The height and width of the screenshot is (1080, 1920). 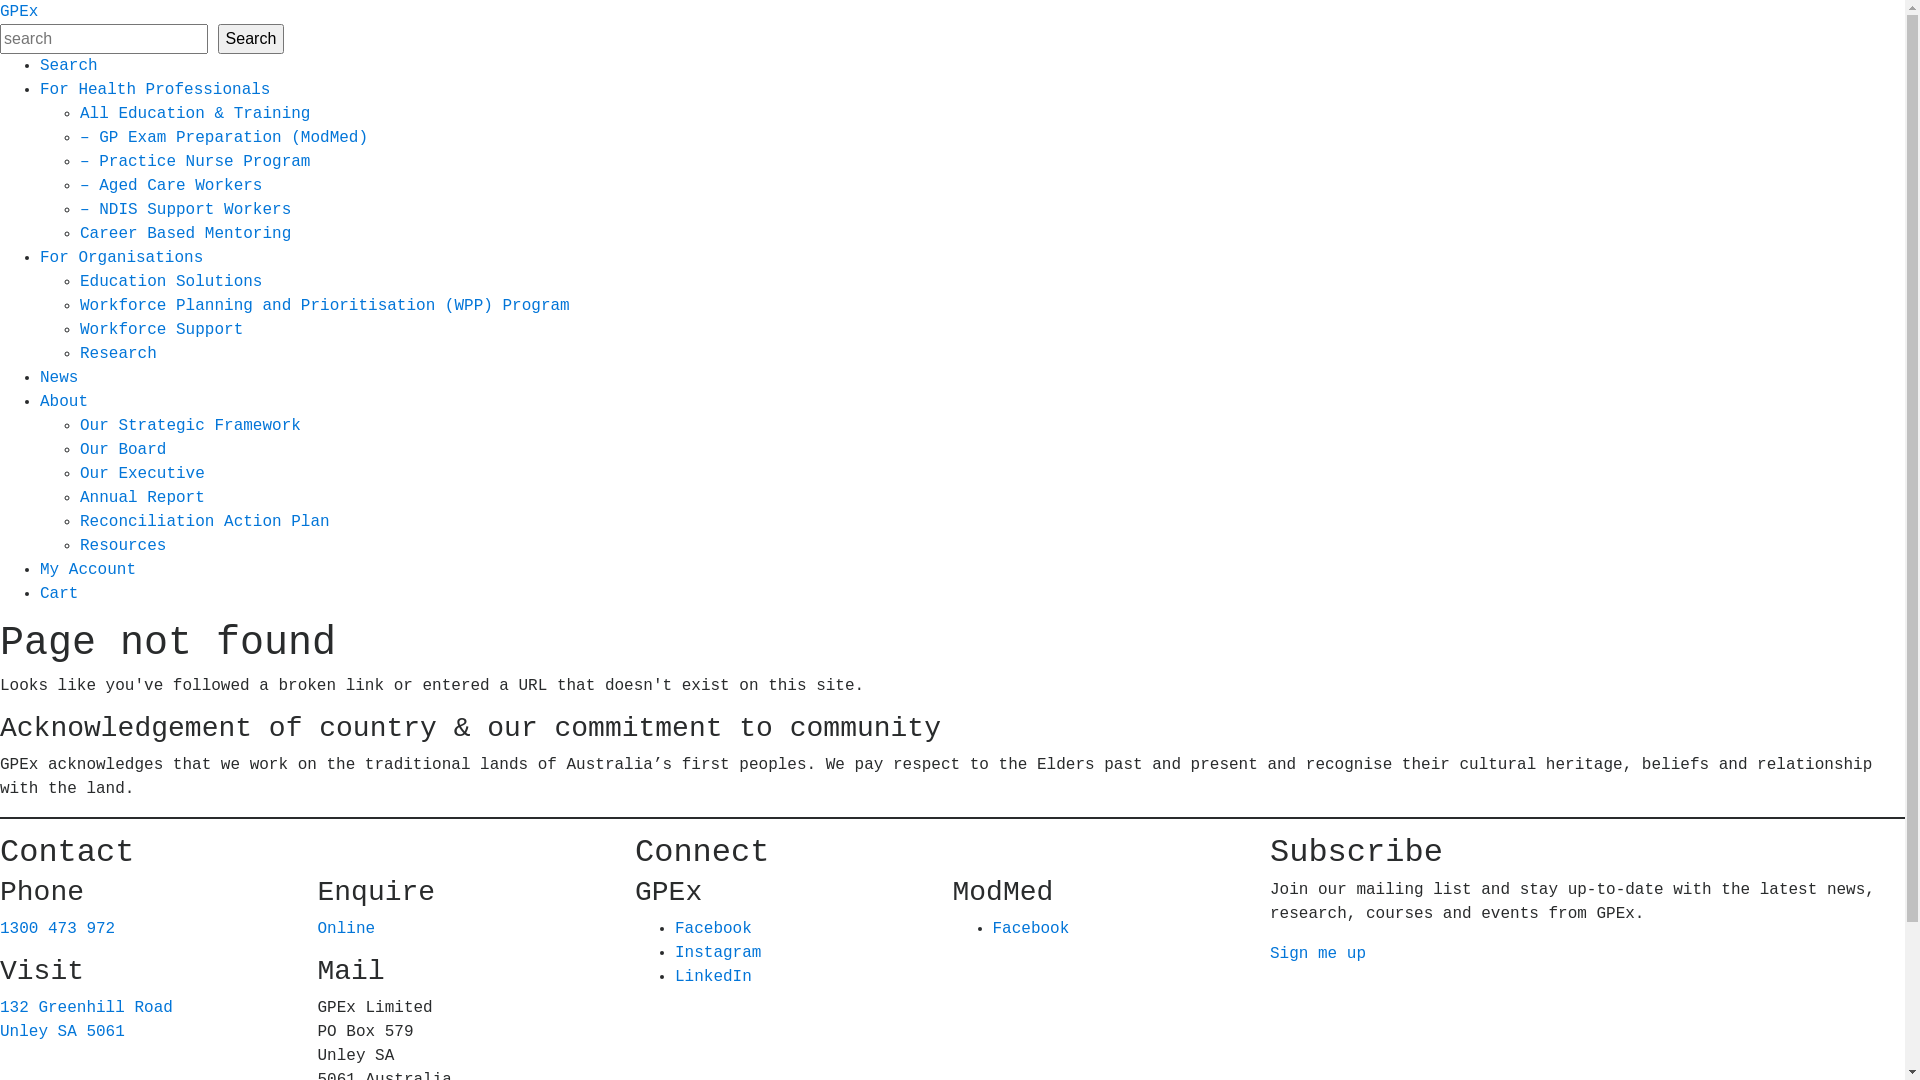 I want to click on 'LinkedIn', so click(x=713, y=975).